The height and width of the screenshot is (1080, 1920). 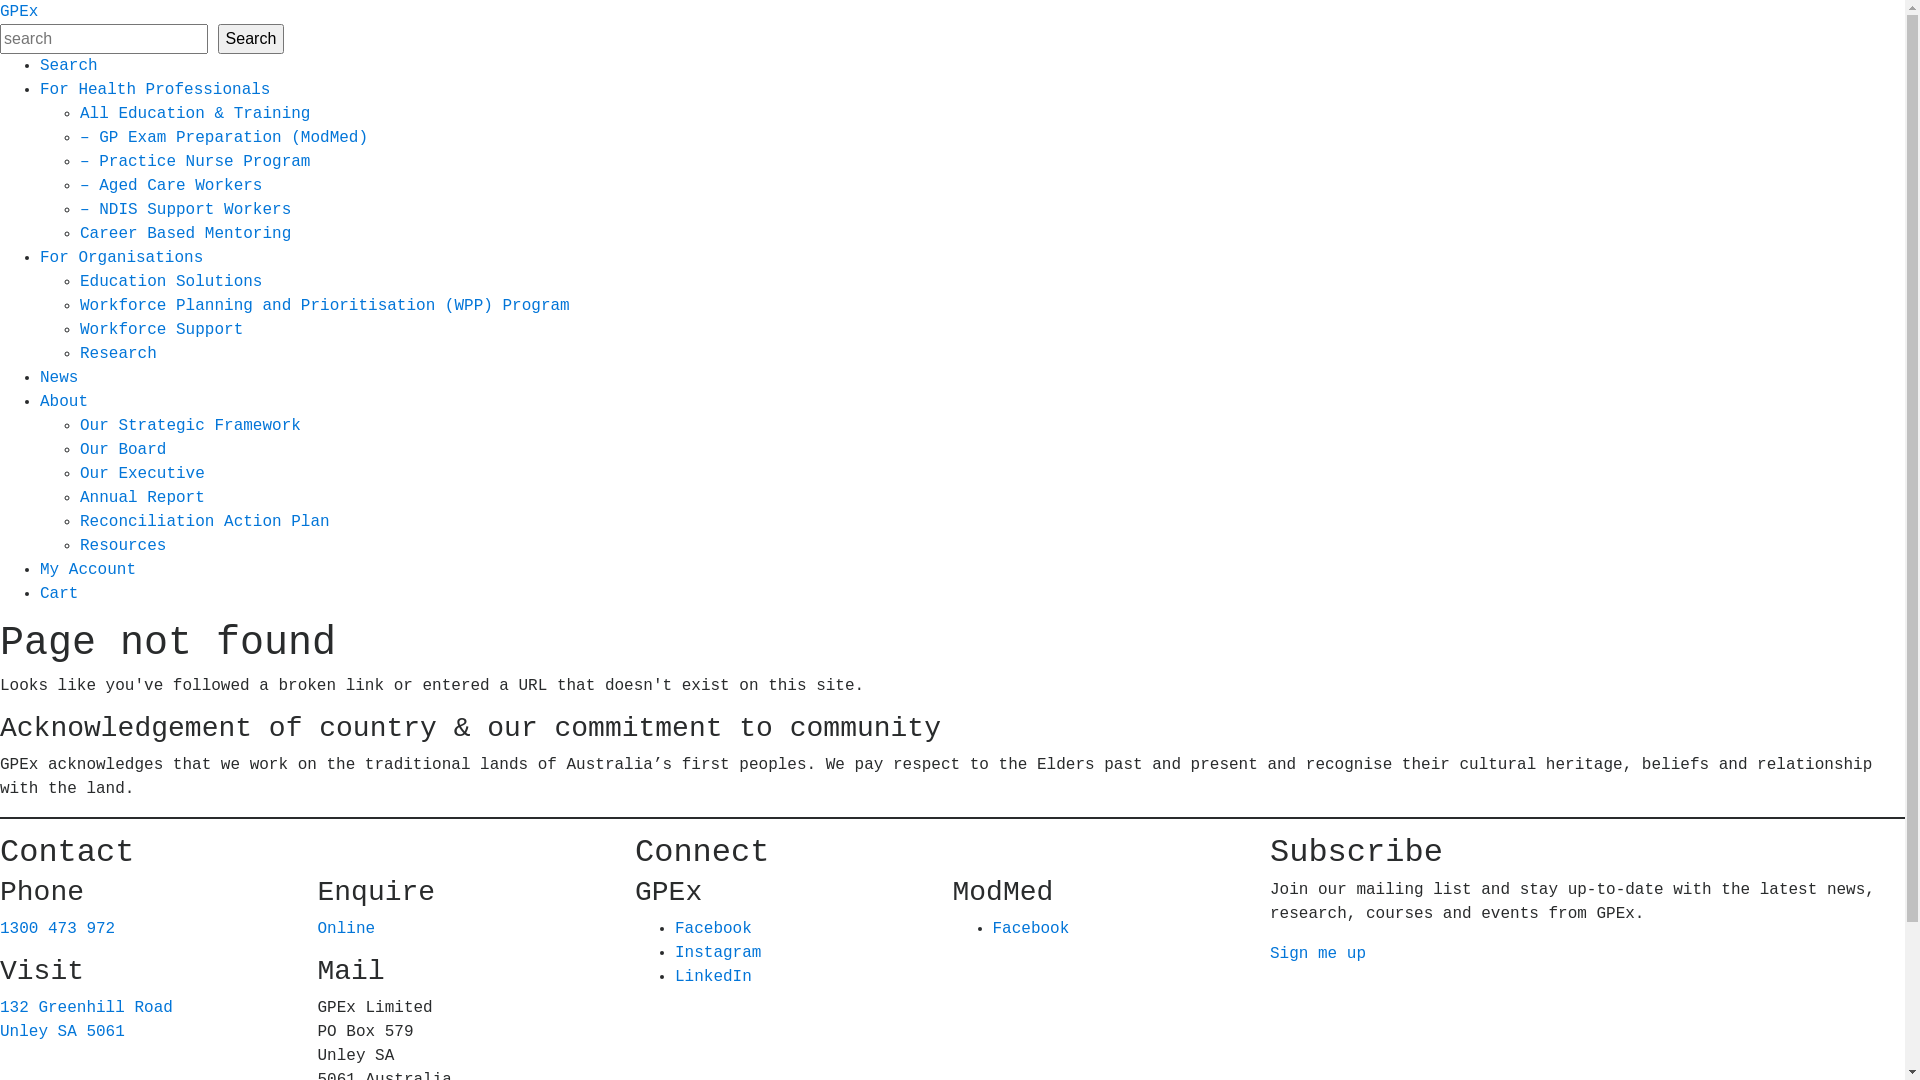 I want to click on 'LinkedIn', so click(x=713, y=975).